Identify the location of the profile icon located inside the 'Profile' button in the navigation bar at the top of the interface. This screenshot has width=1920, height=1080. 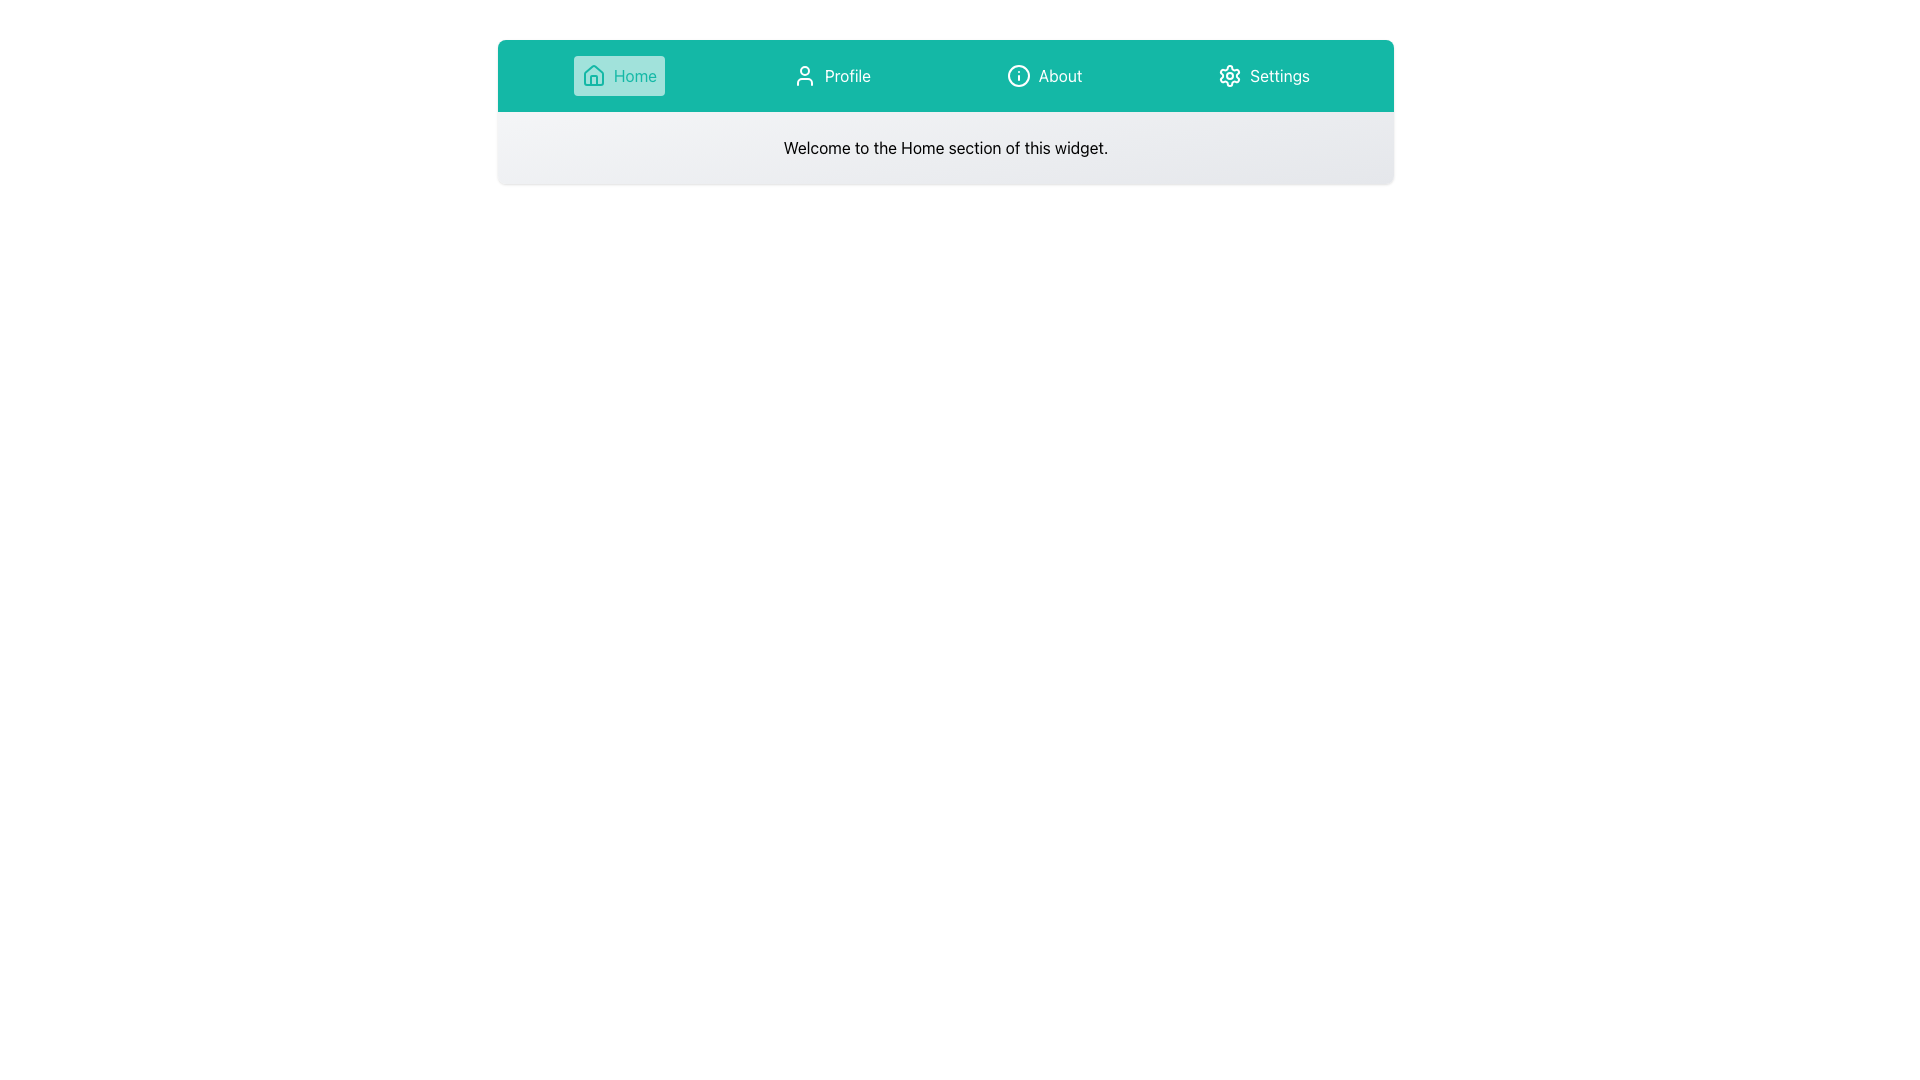
(804, 75).